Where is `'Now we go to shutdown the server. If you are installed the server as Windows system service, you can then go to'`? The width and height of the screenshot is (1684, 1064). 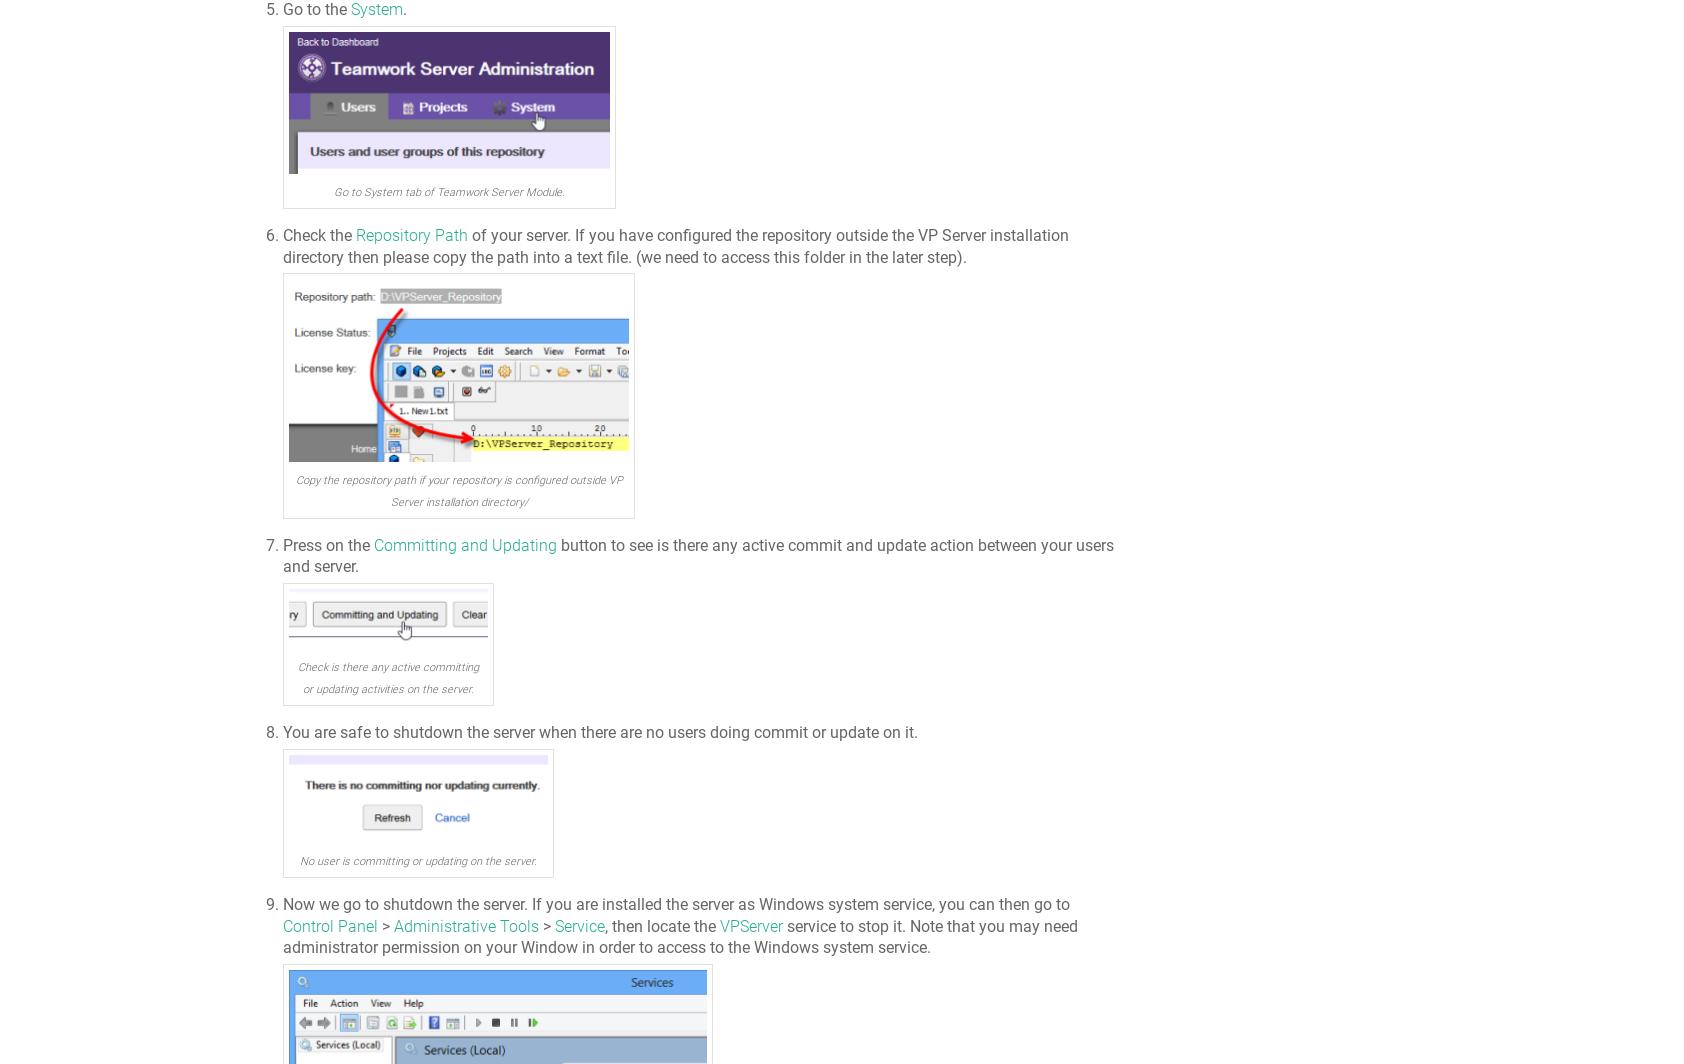 'Now we go to shutdown the server. If you are installed the server as Windows system service, you can then go to' is located at coordinates (676, 904).